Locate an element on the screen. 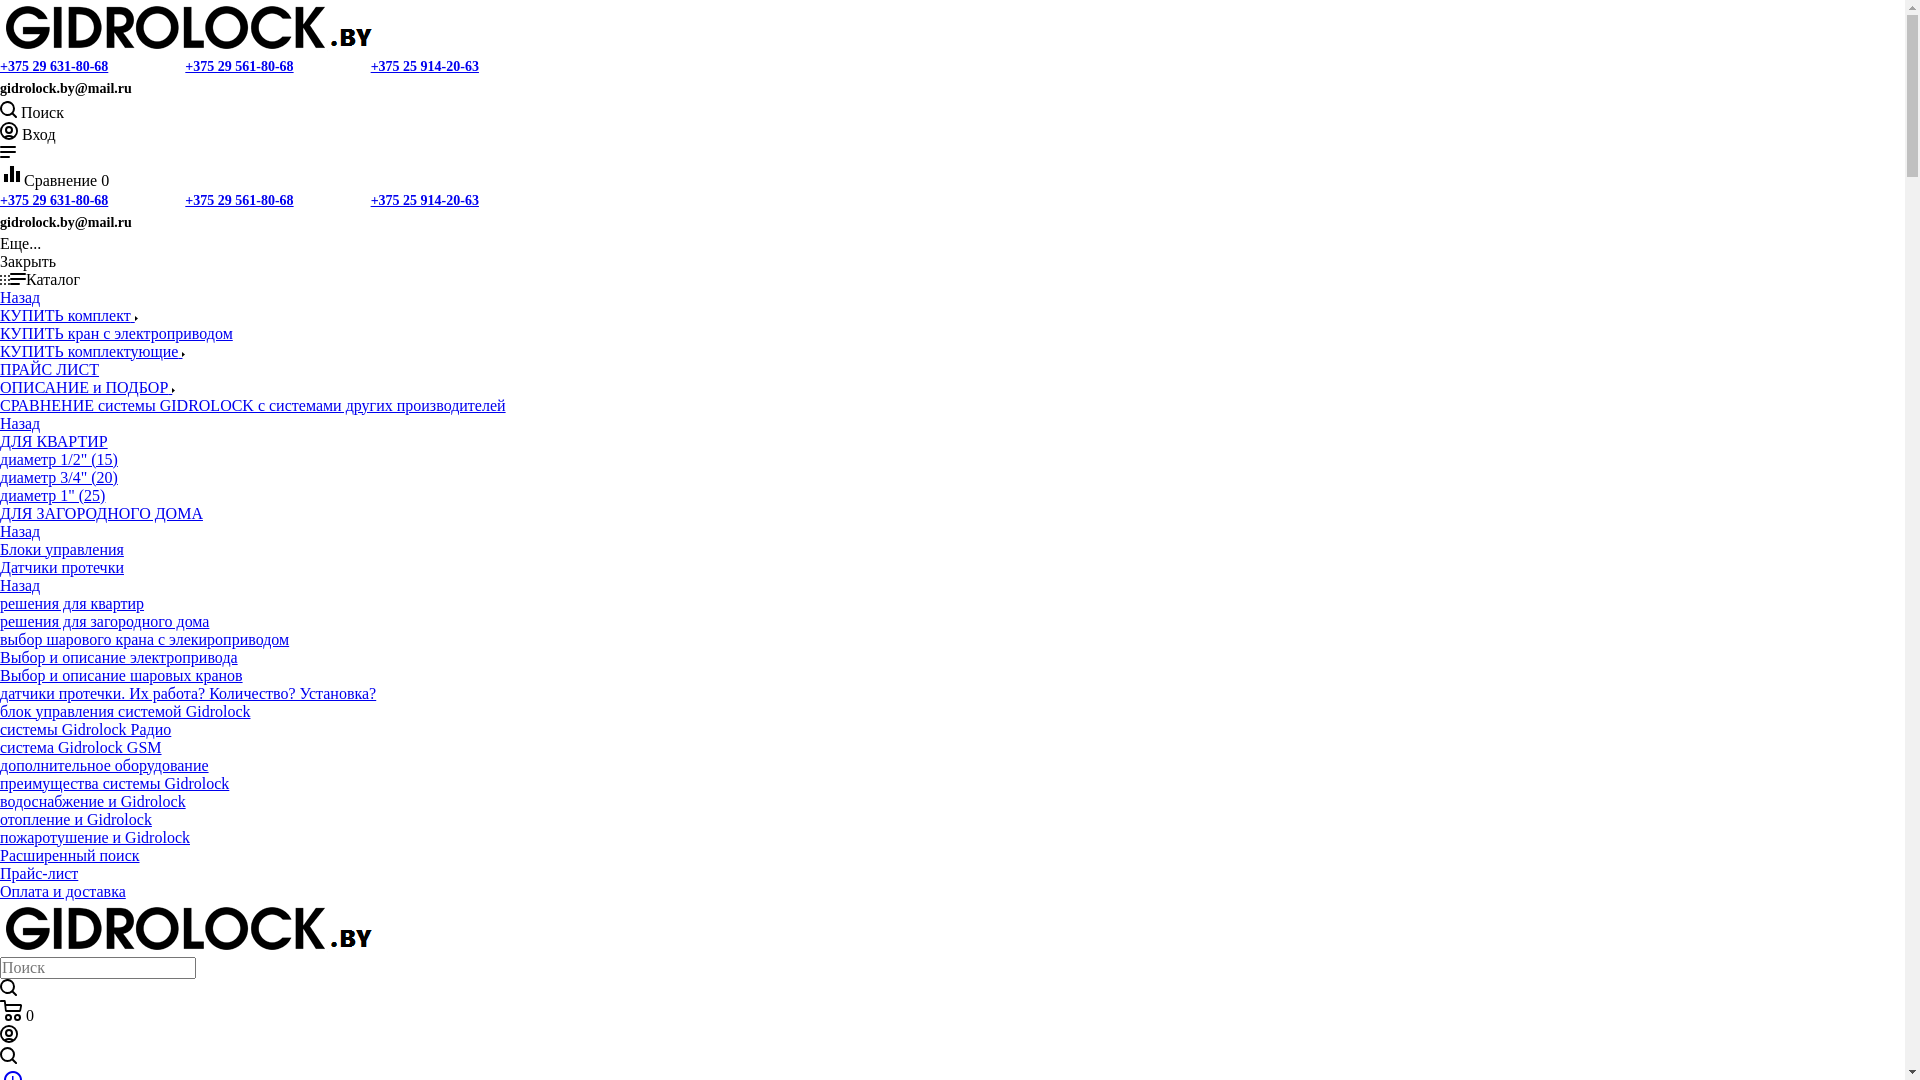 Image resolution: width=1920 pixels, height=1080 pixels. '+375 25 914-20-63' is located at coordinates (424, 65).